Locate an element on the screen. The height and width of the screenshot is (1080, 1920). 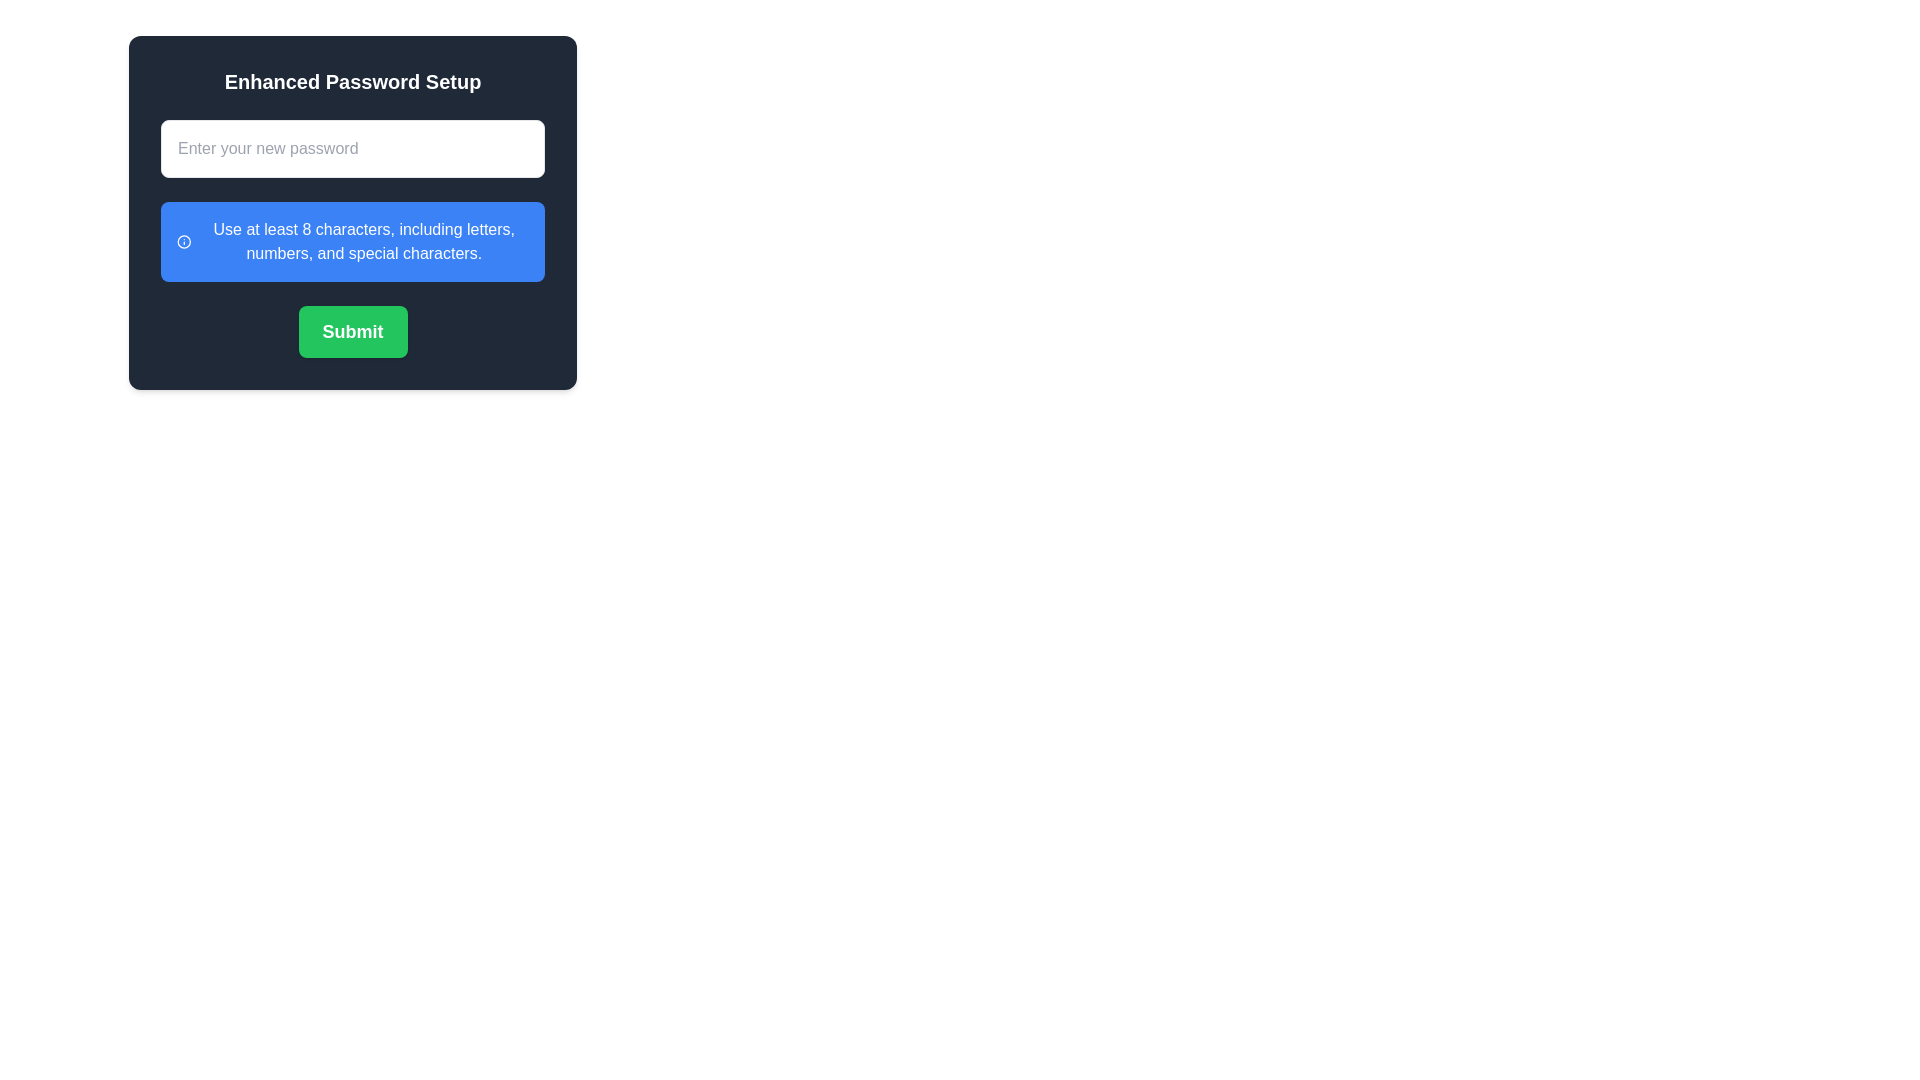
the instructional notice or tooltip that guides users on creating a secure password, located directly under the 'Enter your new password' input field and above the 'Submit' button is located at coordinates (353, 241).